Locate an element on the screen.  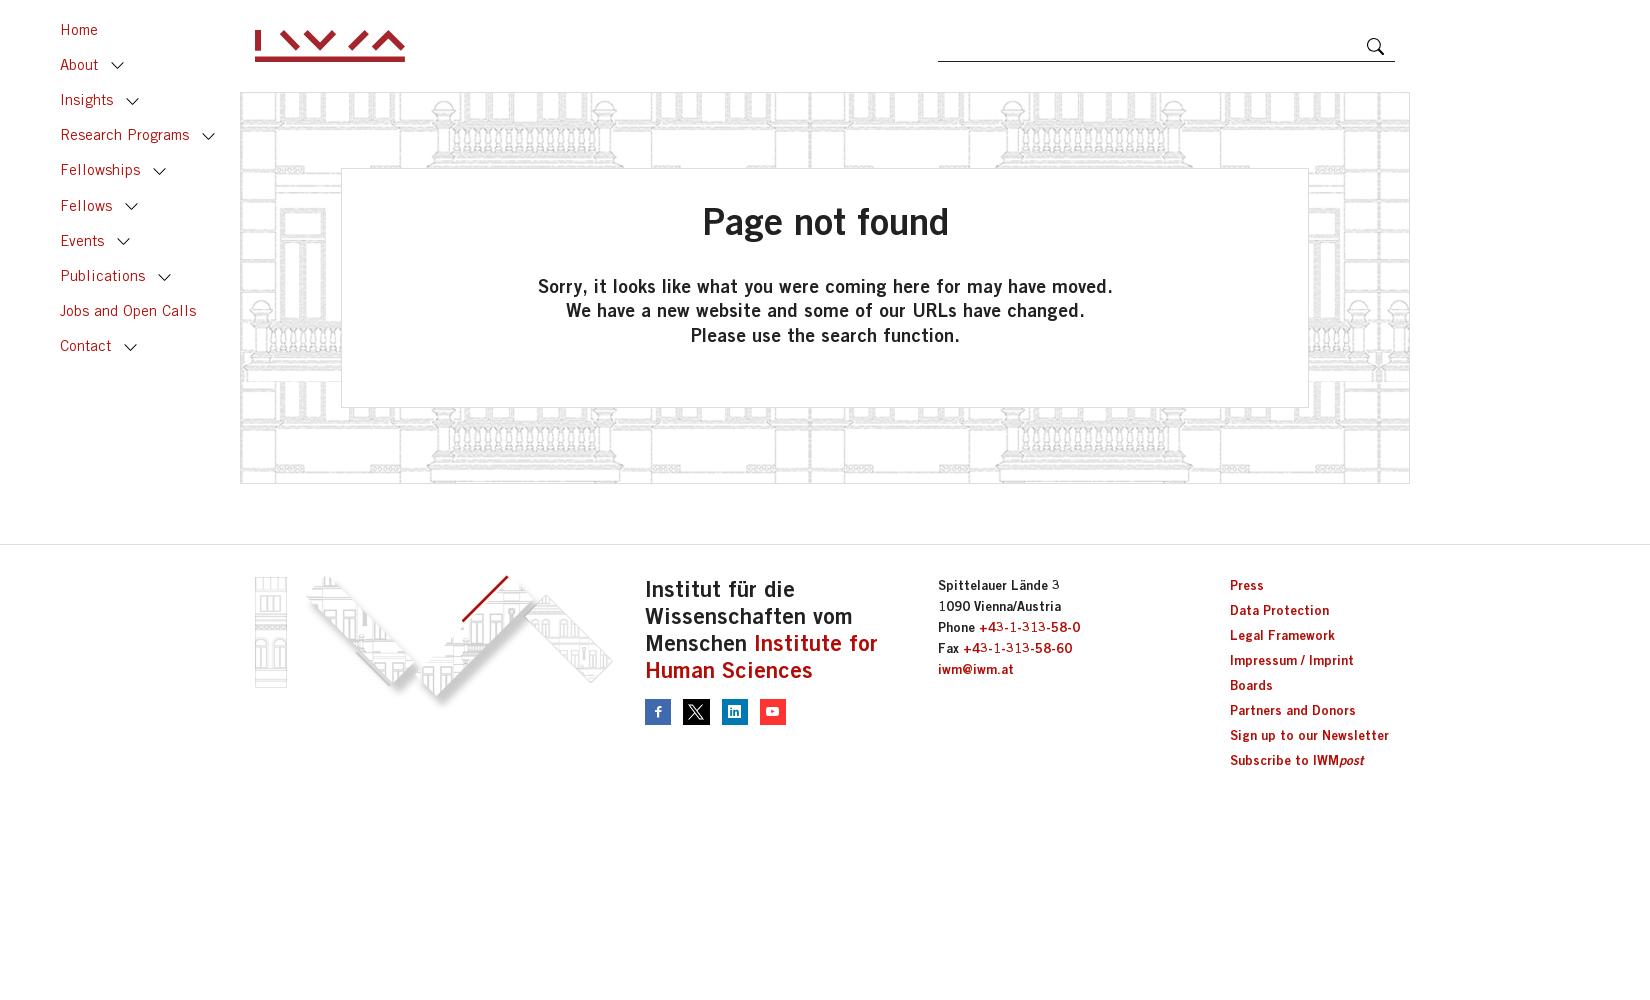
'Boards' is located at coordinates (1250, 685).